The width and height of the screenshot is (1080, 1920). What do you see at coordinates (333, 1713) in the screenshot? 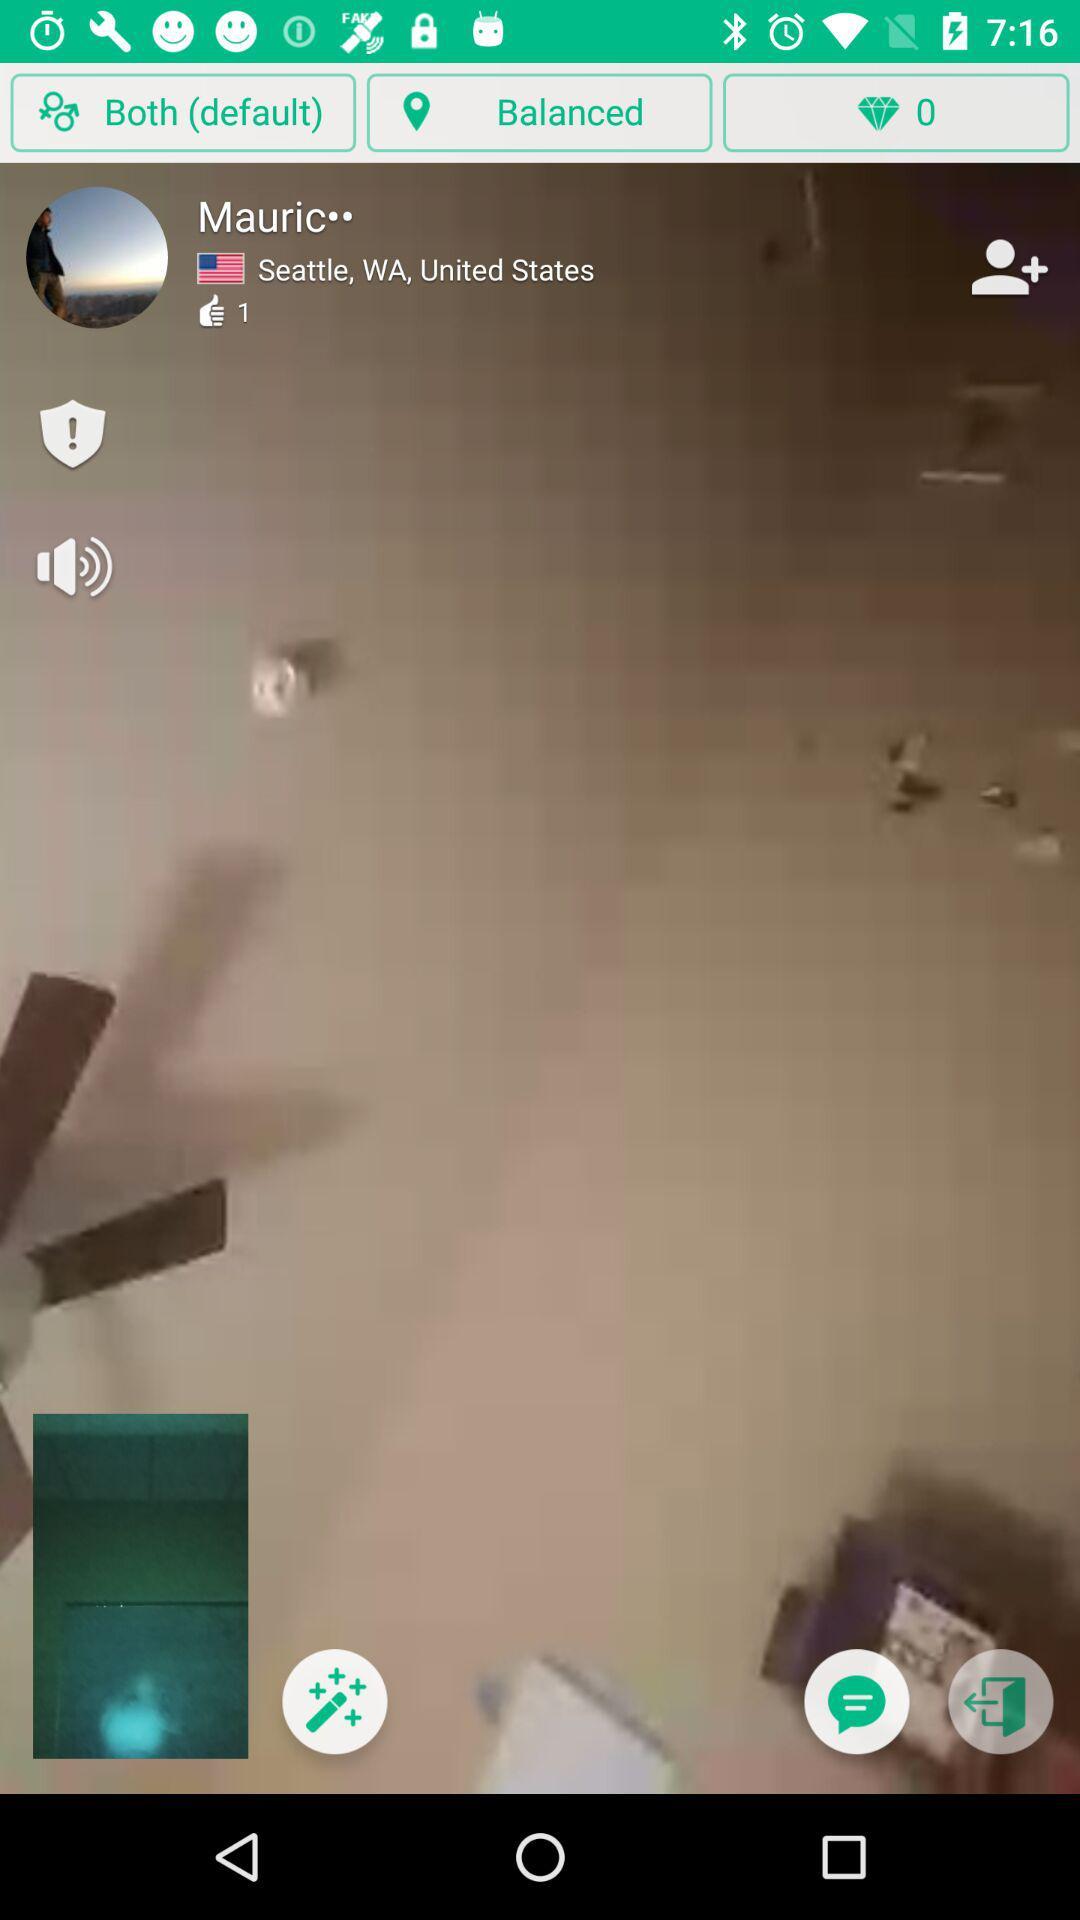
I see `the edit icon` at bounding box center [333, 1713].